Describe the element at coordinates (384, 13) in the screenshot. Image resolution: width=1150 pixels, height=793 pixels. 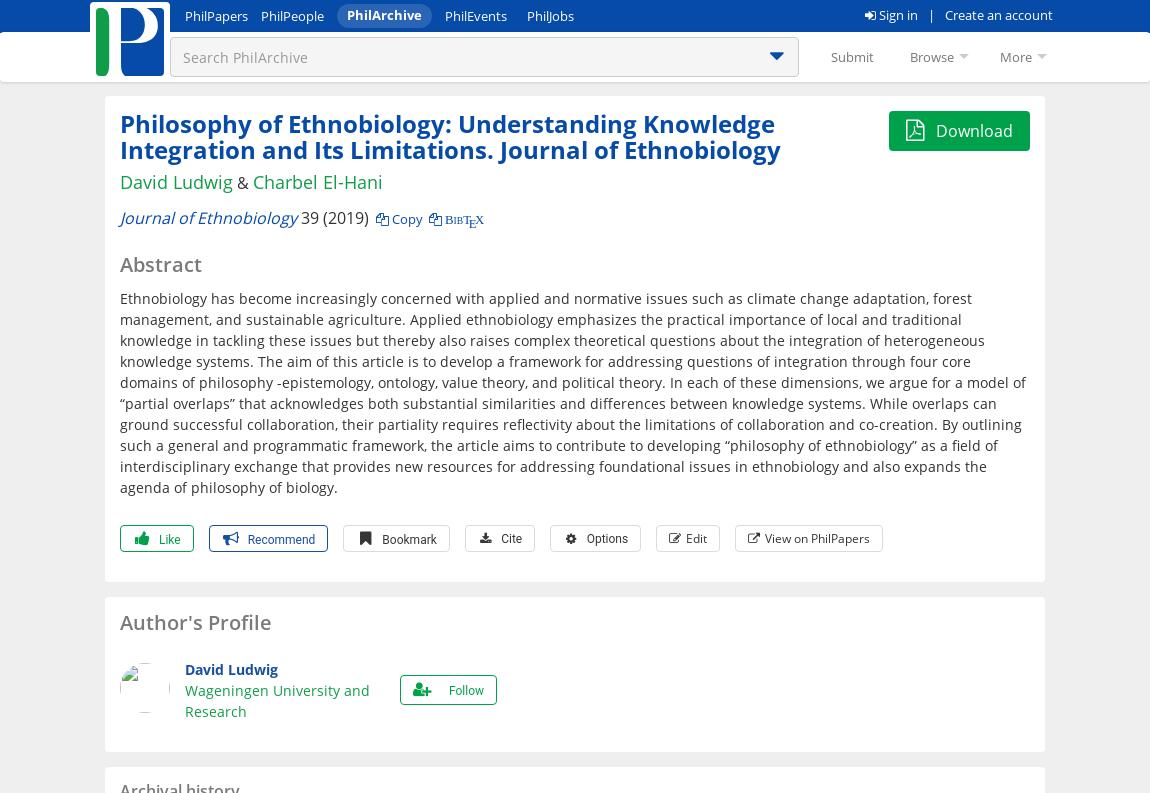
I see `'PhilArchive'` at that location.